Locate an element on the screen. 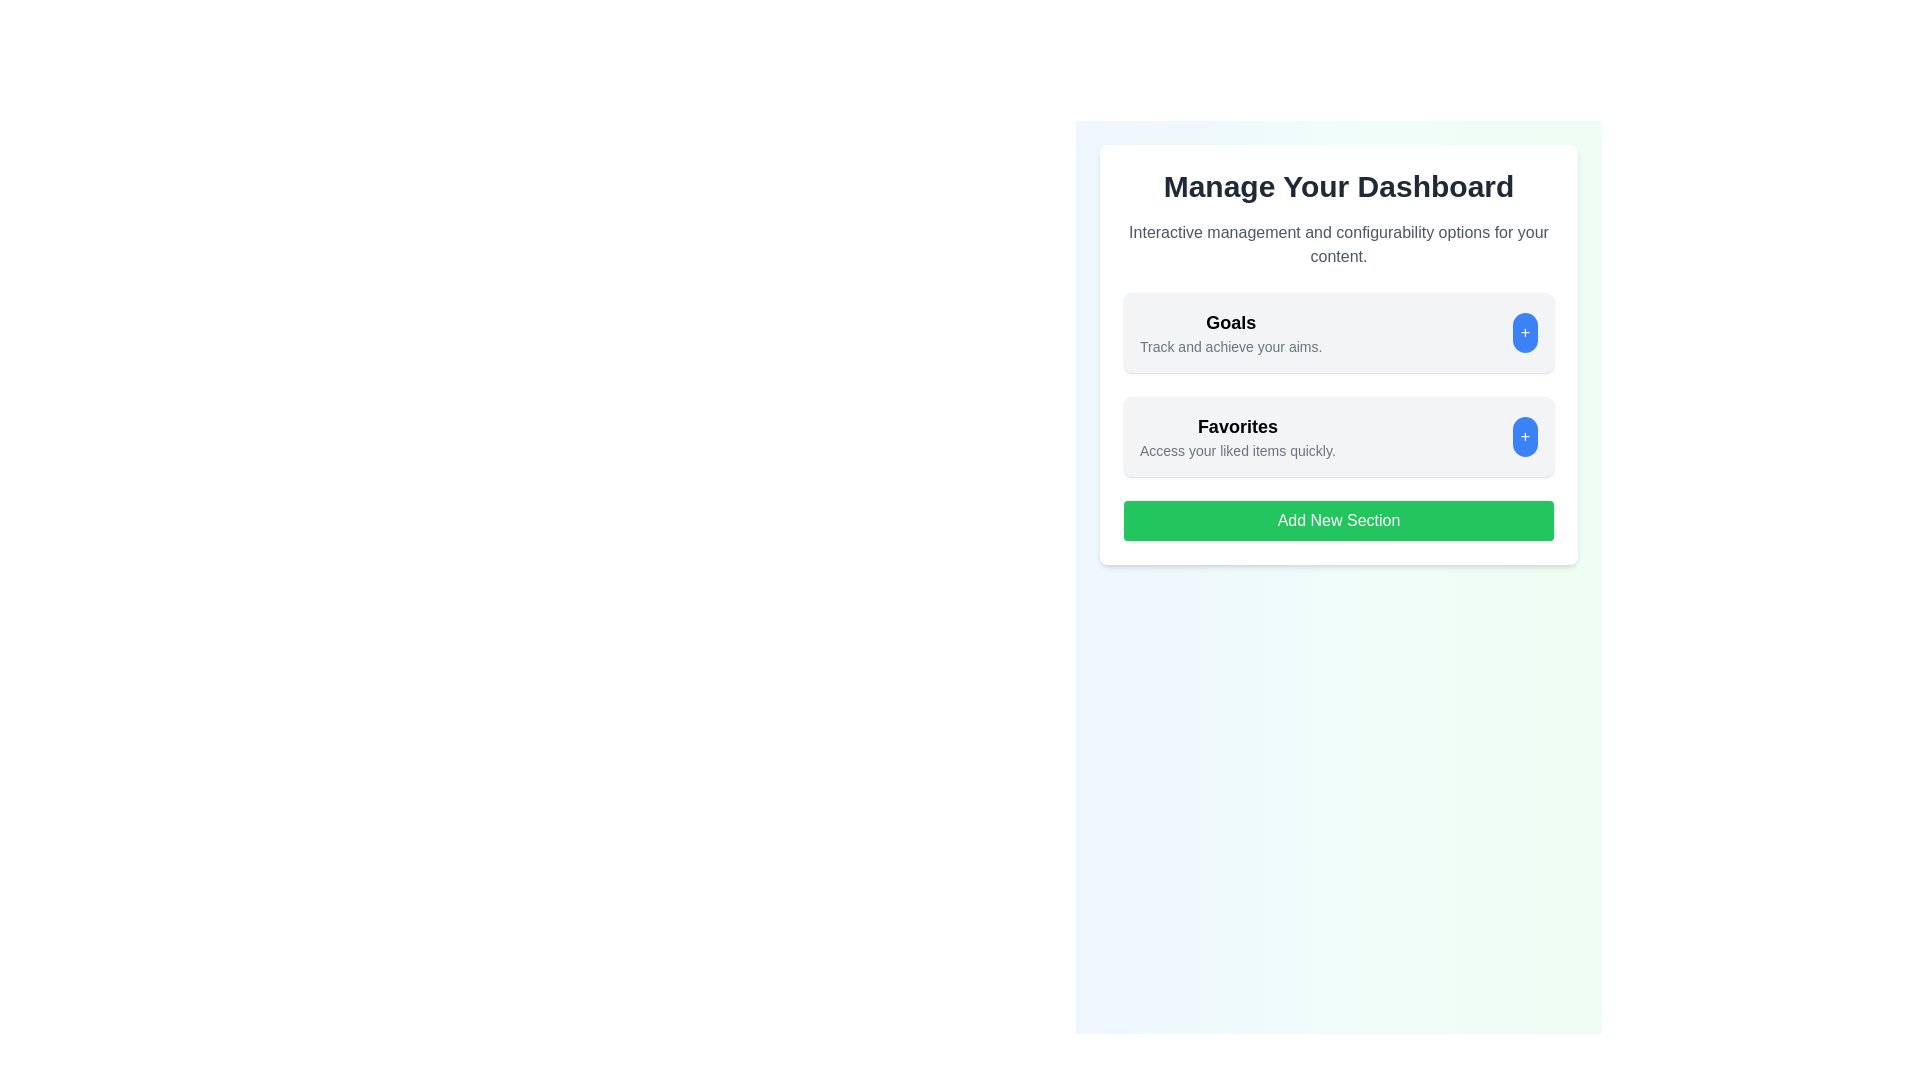 This screenshot has width=1920, height=1080. prominent text label 'Goals' located in the header section of the card, styled with a larger font size and bold formatting is located at coordinates (1230, 322).